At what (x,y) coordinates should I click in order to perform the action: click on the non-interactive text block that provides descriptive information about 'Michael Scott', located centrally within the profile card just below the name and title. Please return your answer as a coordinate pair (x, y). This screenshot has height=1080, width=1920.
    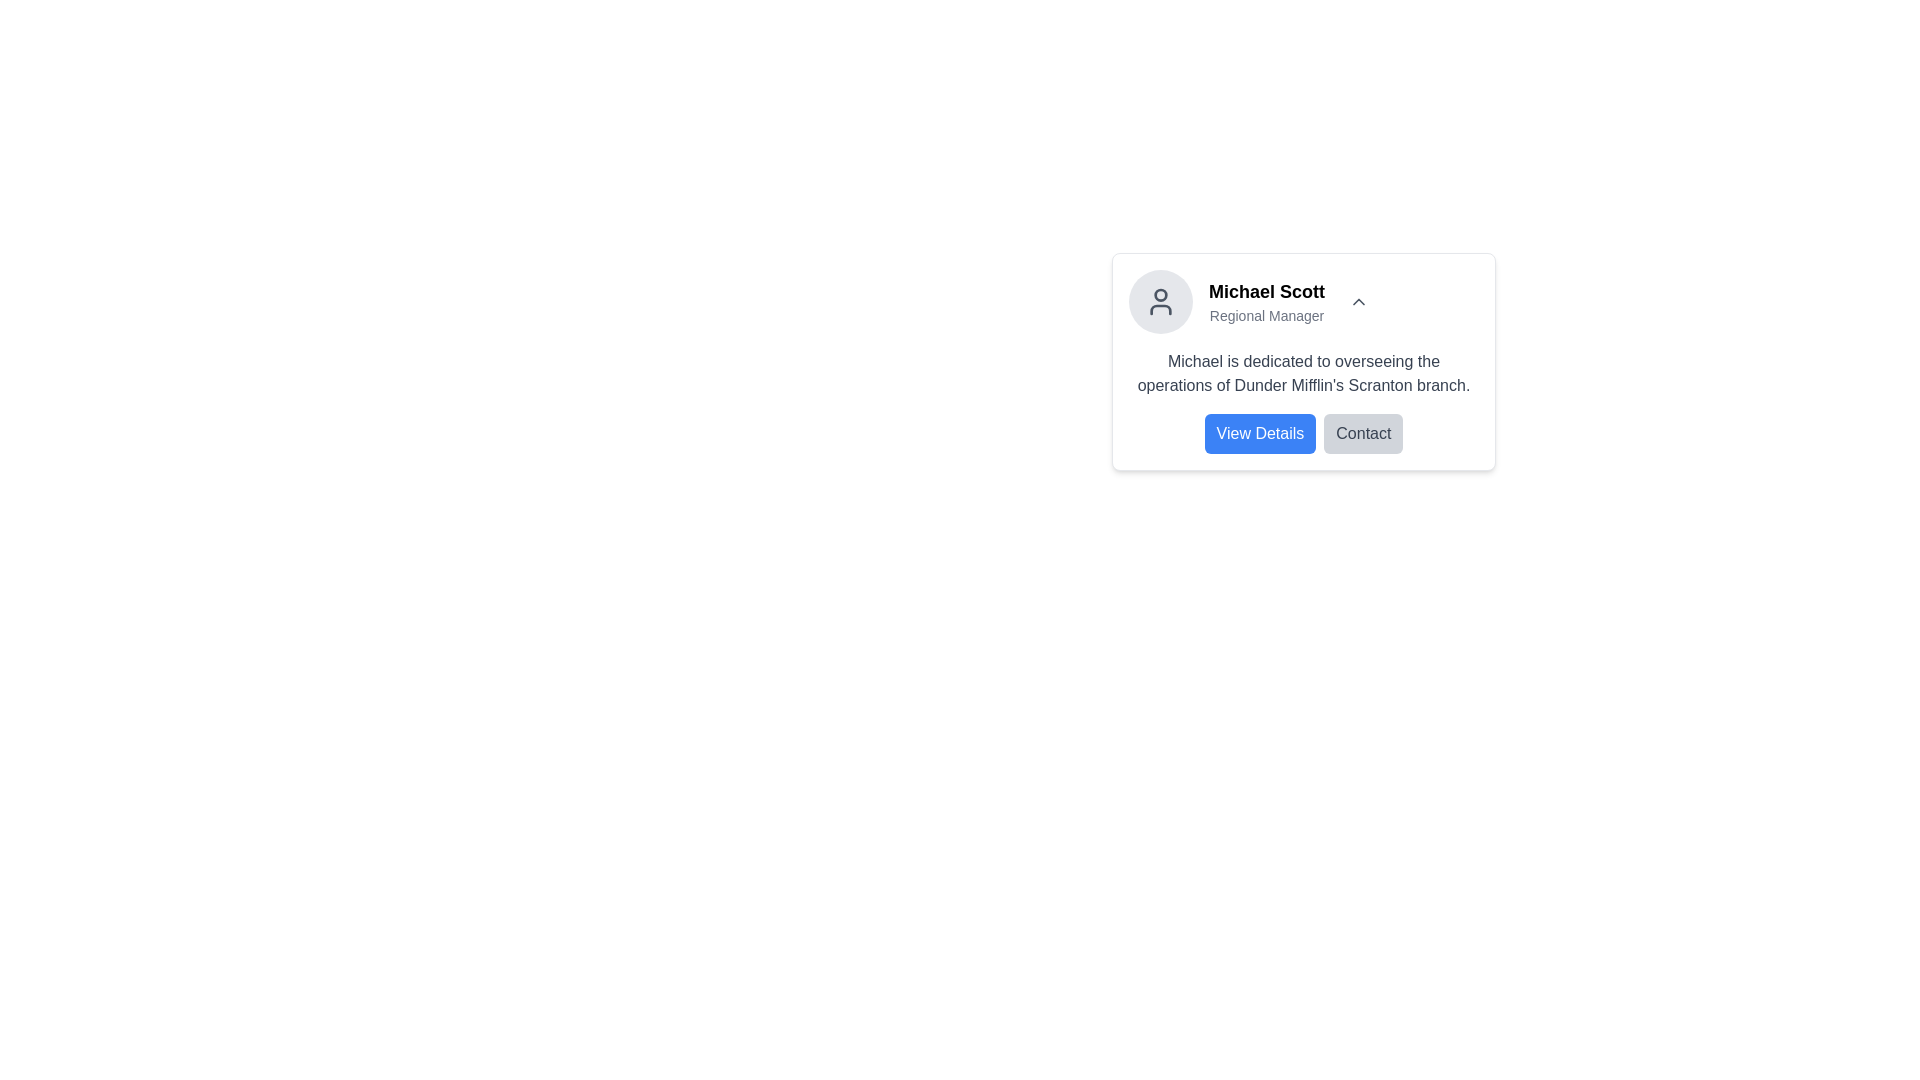
    Looking at the image, I should click on (1304, 374).